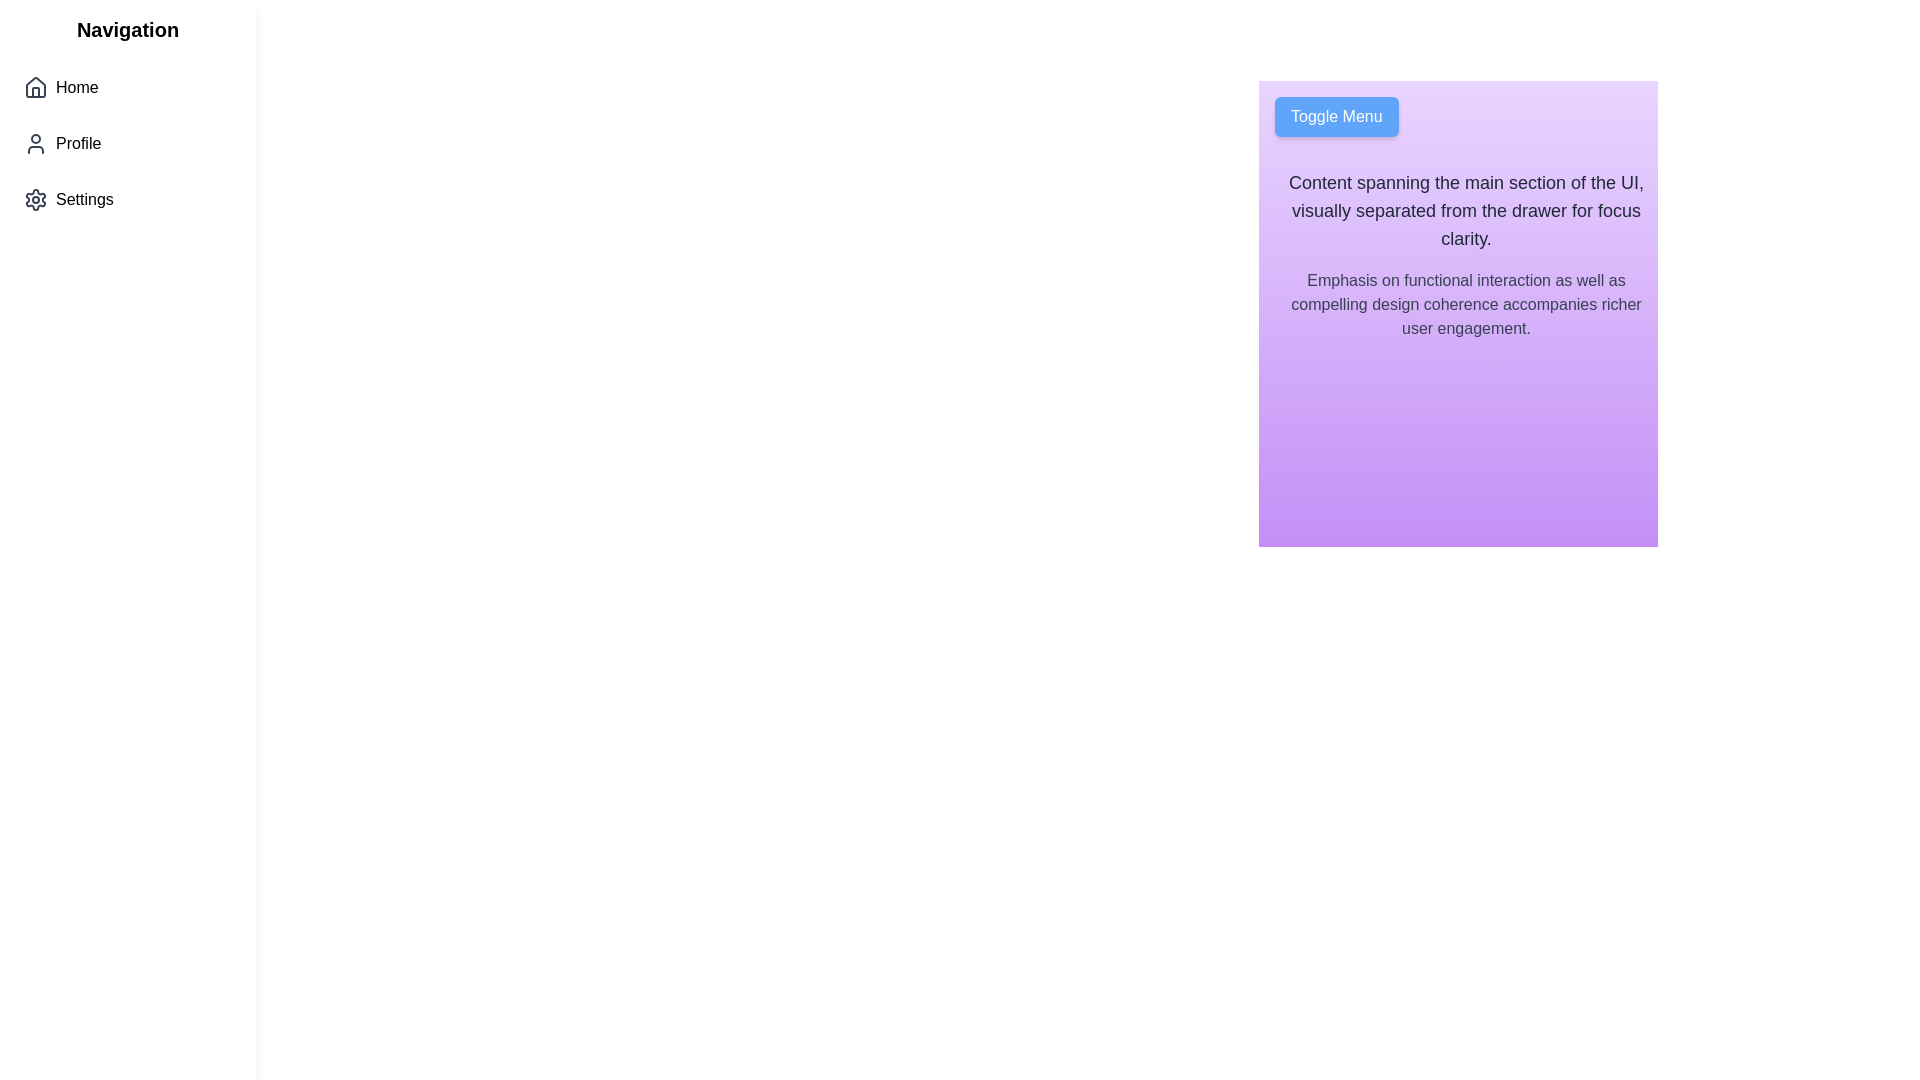  I want to click on subtle gray text element located below another text block in a vertically spaced layout on a gradient purple background, so click(1466, 304).